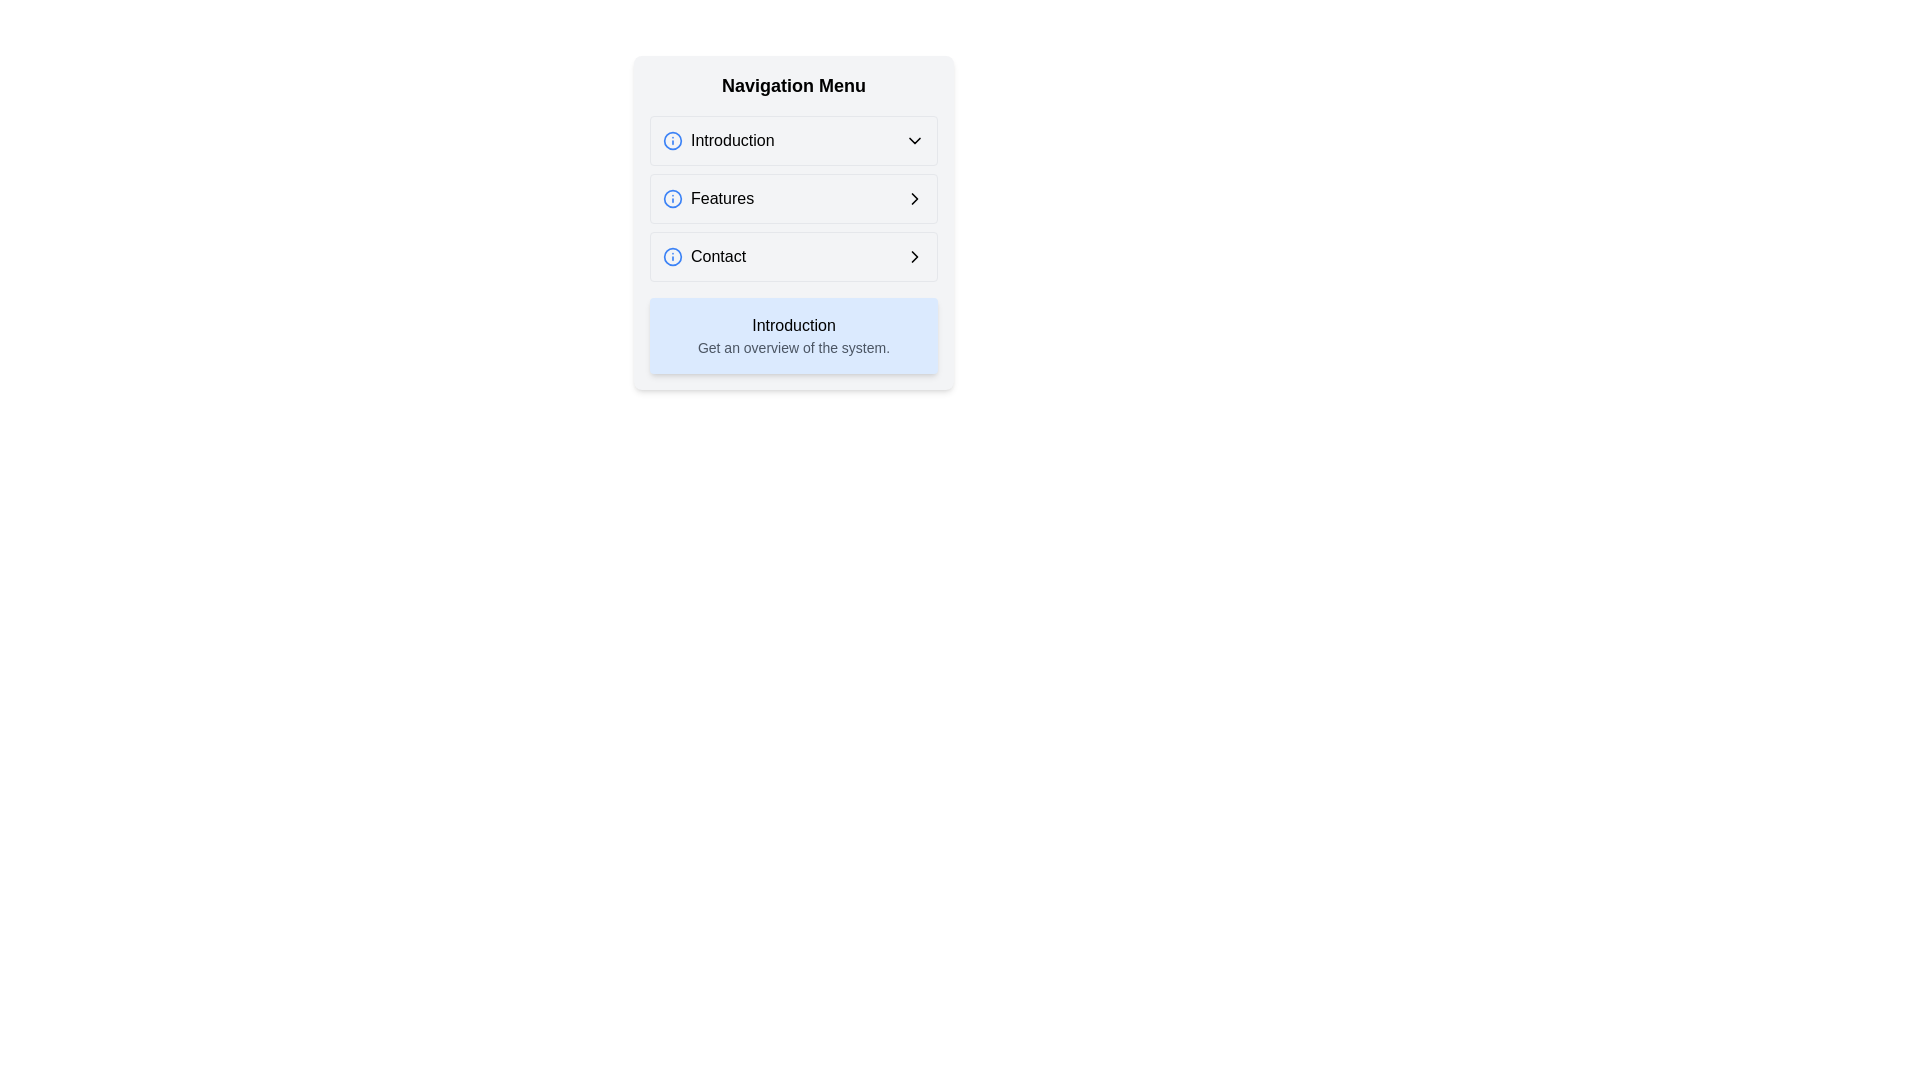 The height and width of the screenshot is (1080, 1920). Describe the element at coordinates (721, 199) in the screenshot. I see `the 'Features' text label in the navigation menu` at that location.